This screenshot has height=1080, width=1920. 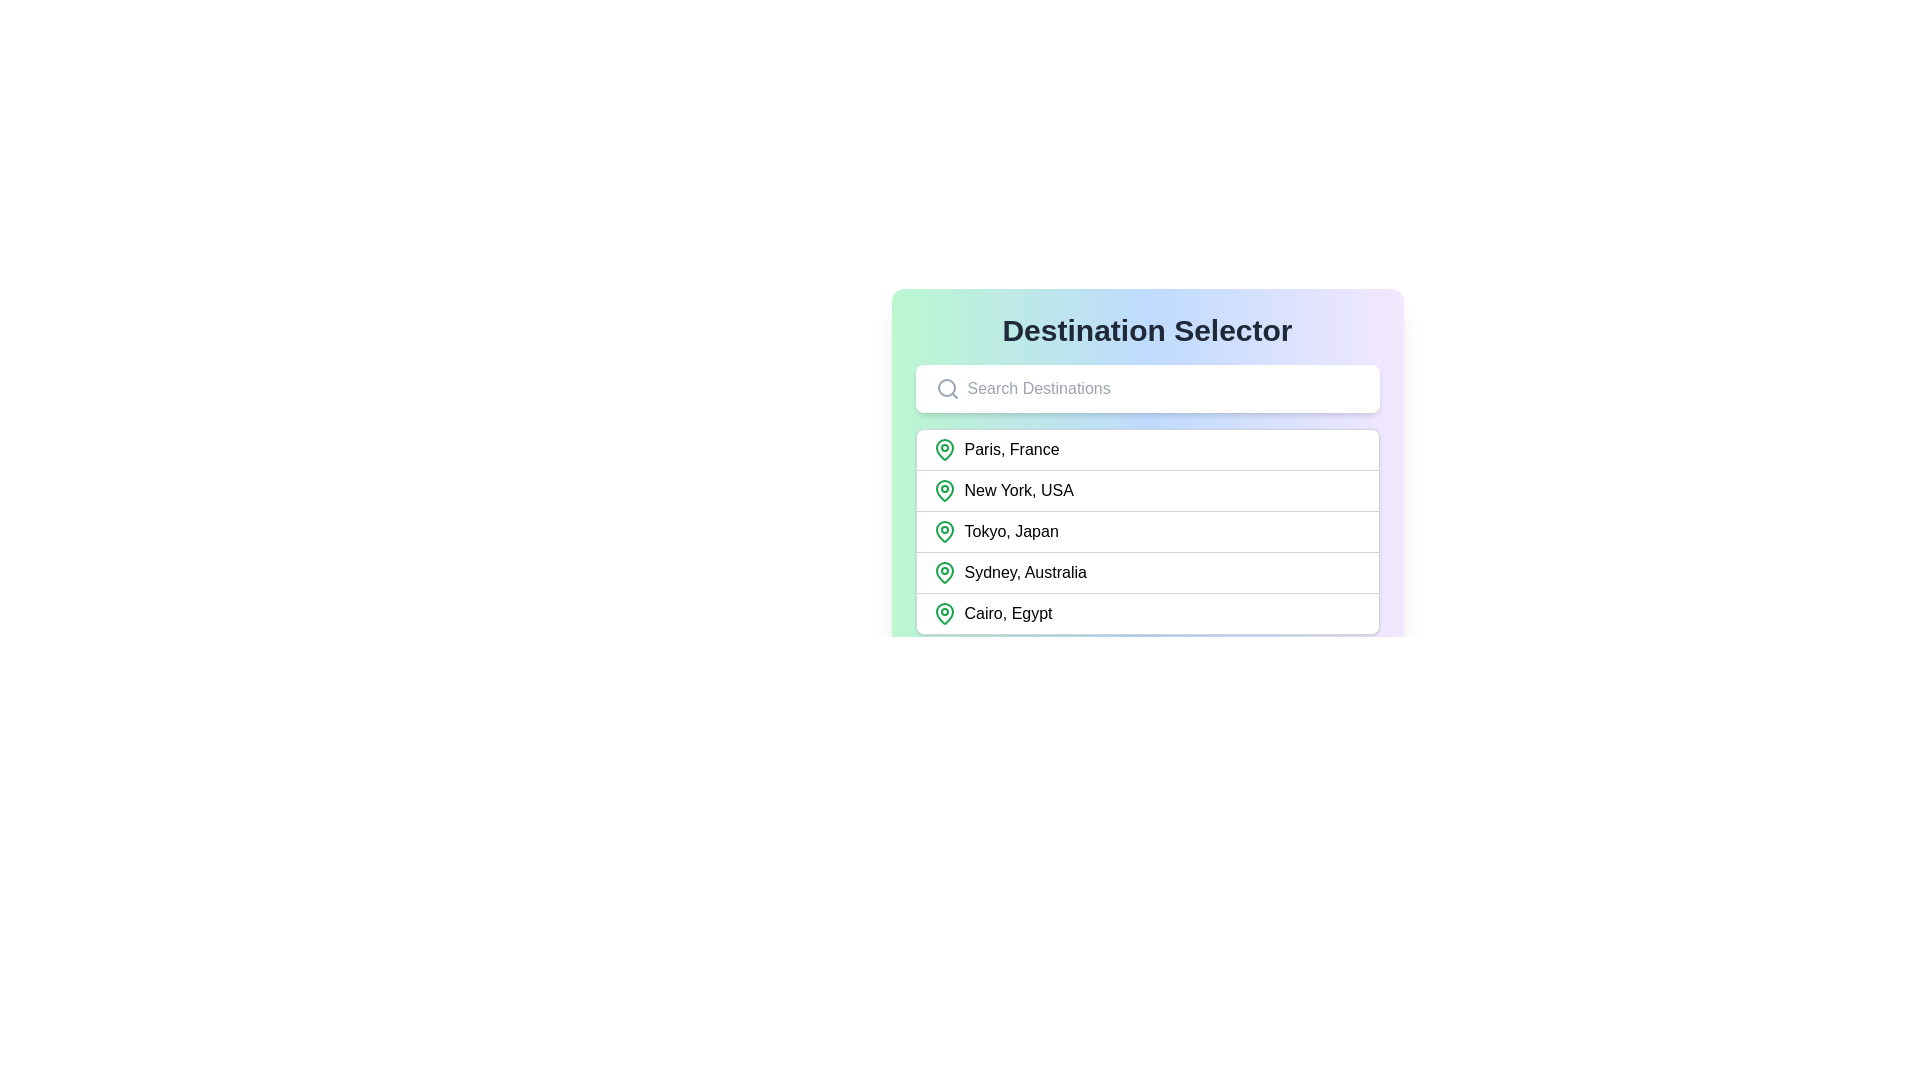 What do you see at coordinates (946, 389) in the screenshot?
I see `the circular gray magnifying glass icon located on the left side of the search bar within the 'Destination Selector' card` at bounding box center [946, 389].